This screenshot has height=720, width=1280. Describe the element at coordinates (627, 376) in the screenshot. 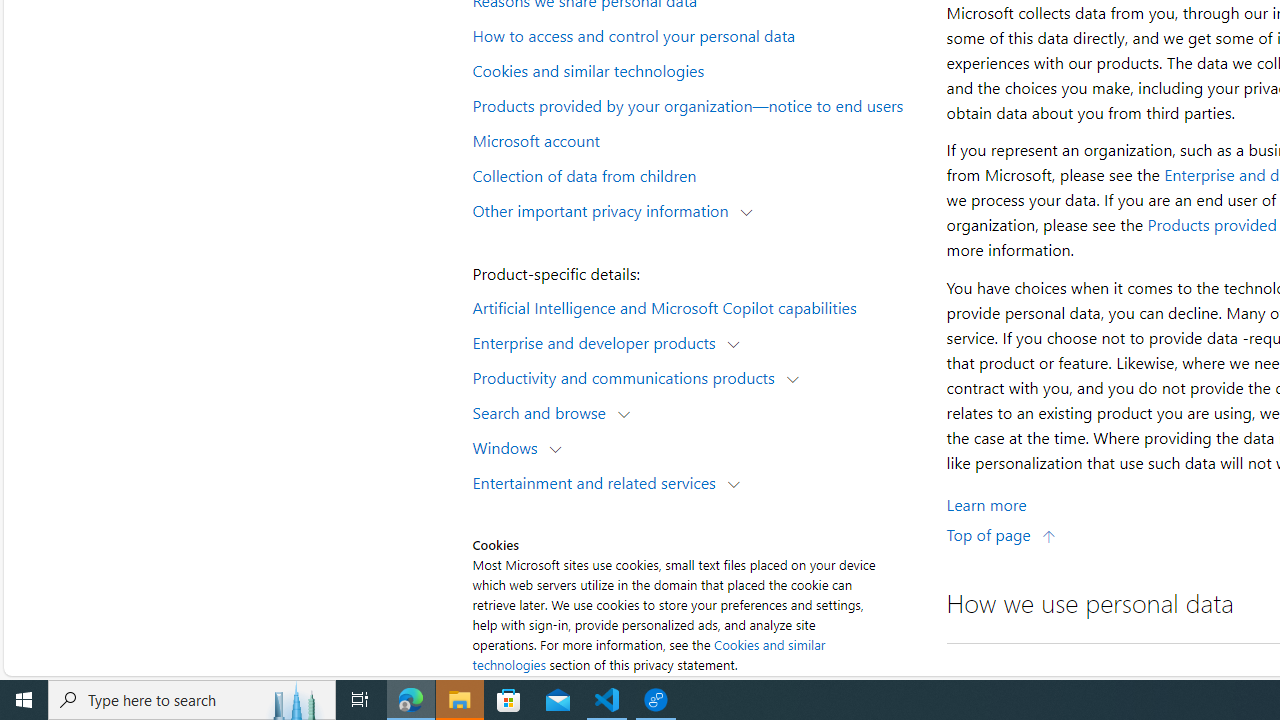

I see `'Productivity and communications products'` at that location.